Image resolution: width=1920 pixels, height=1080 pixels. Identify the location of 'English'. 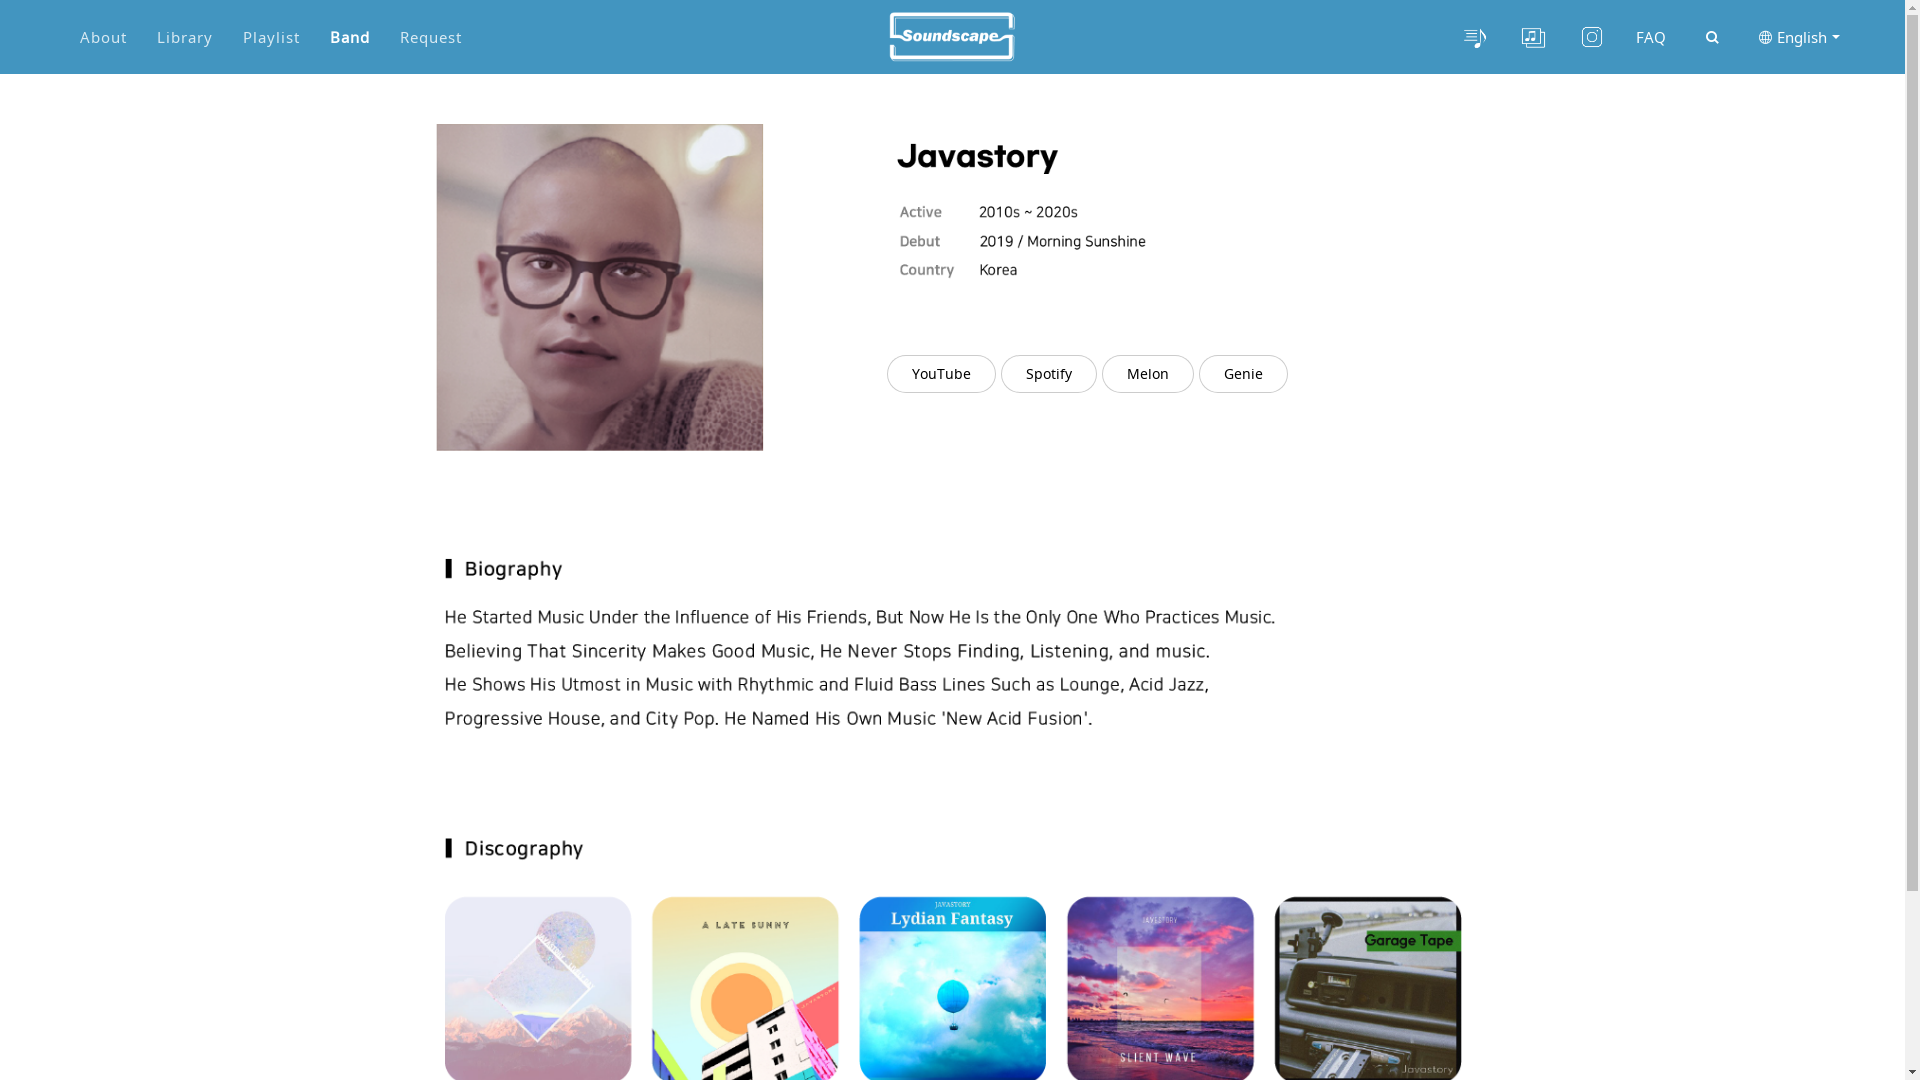
(1757, 37).